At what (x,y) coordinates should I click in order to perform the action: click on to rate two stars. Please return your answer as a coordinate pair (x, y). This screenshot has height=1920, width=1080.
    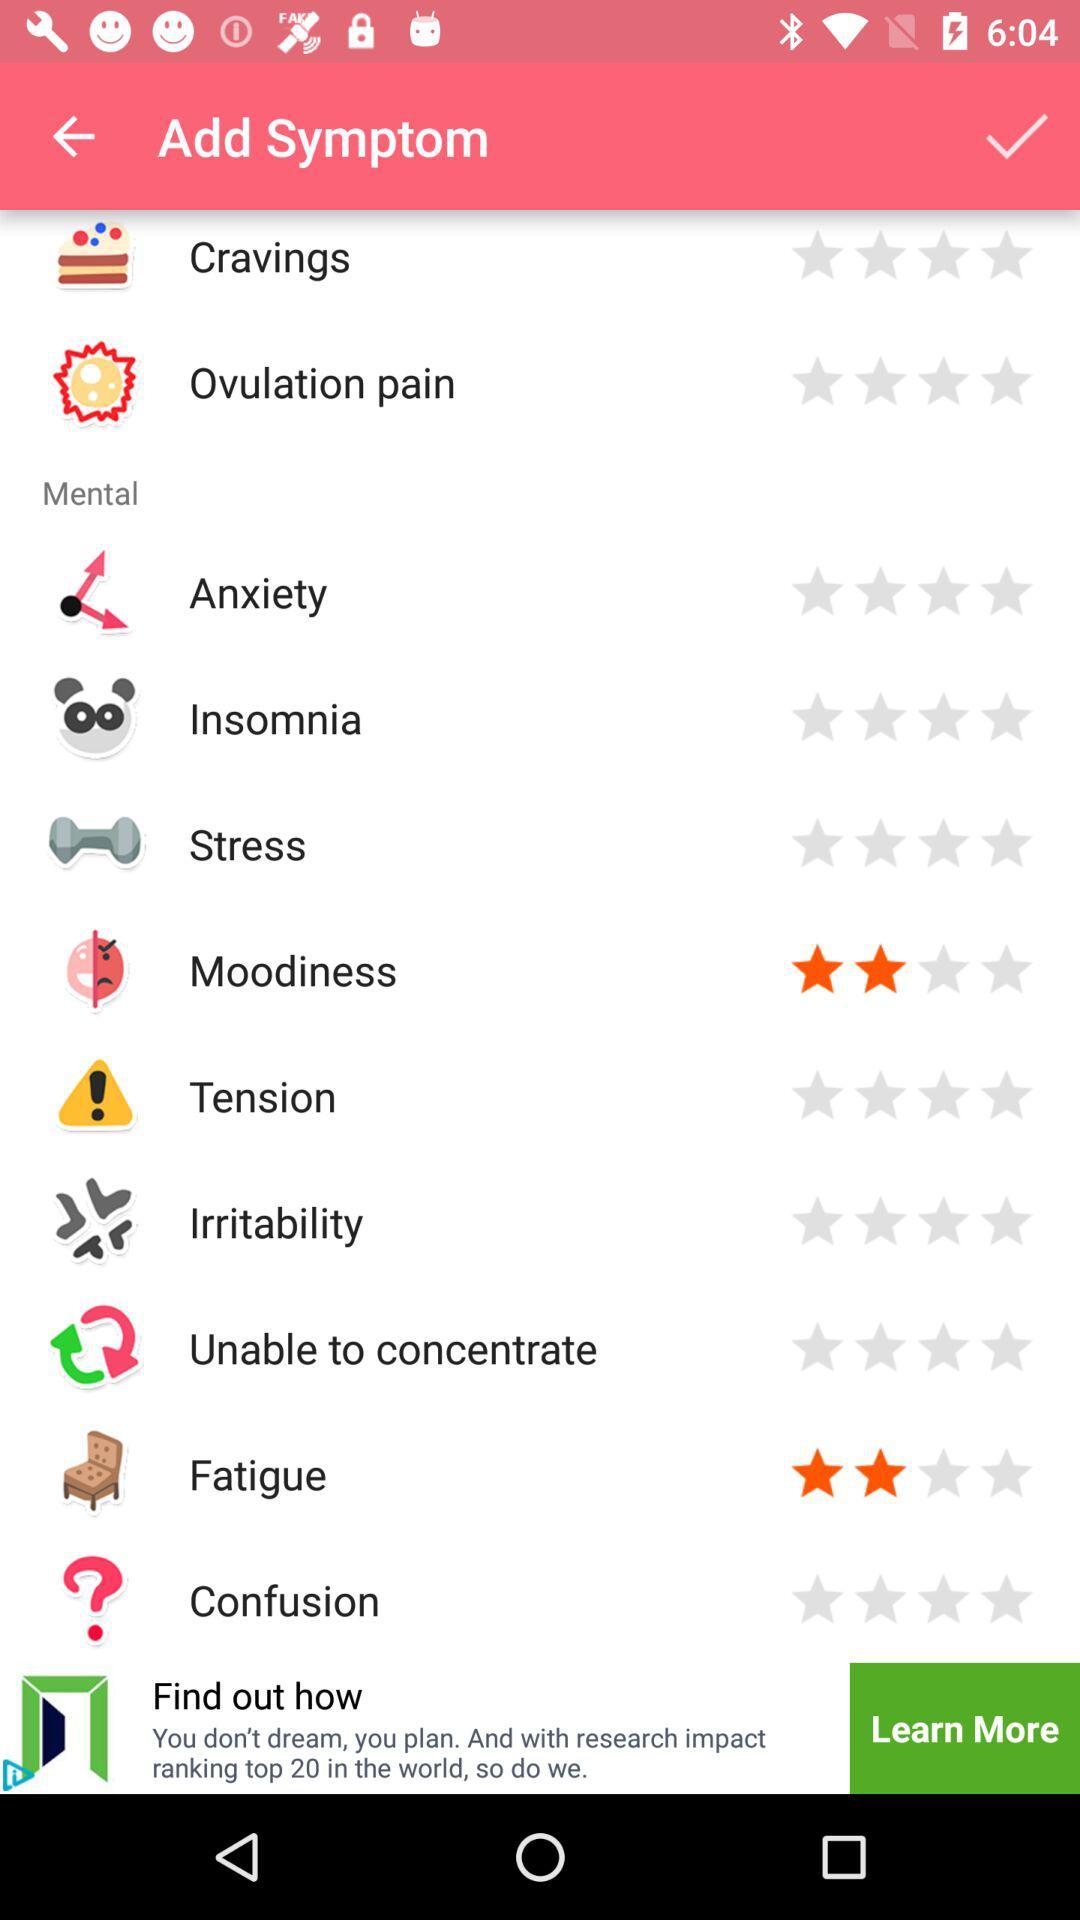
    Looking at the image, I should click on (879, 1220).